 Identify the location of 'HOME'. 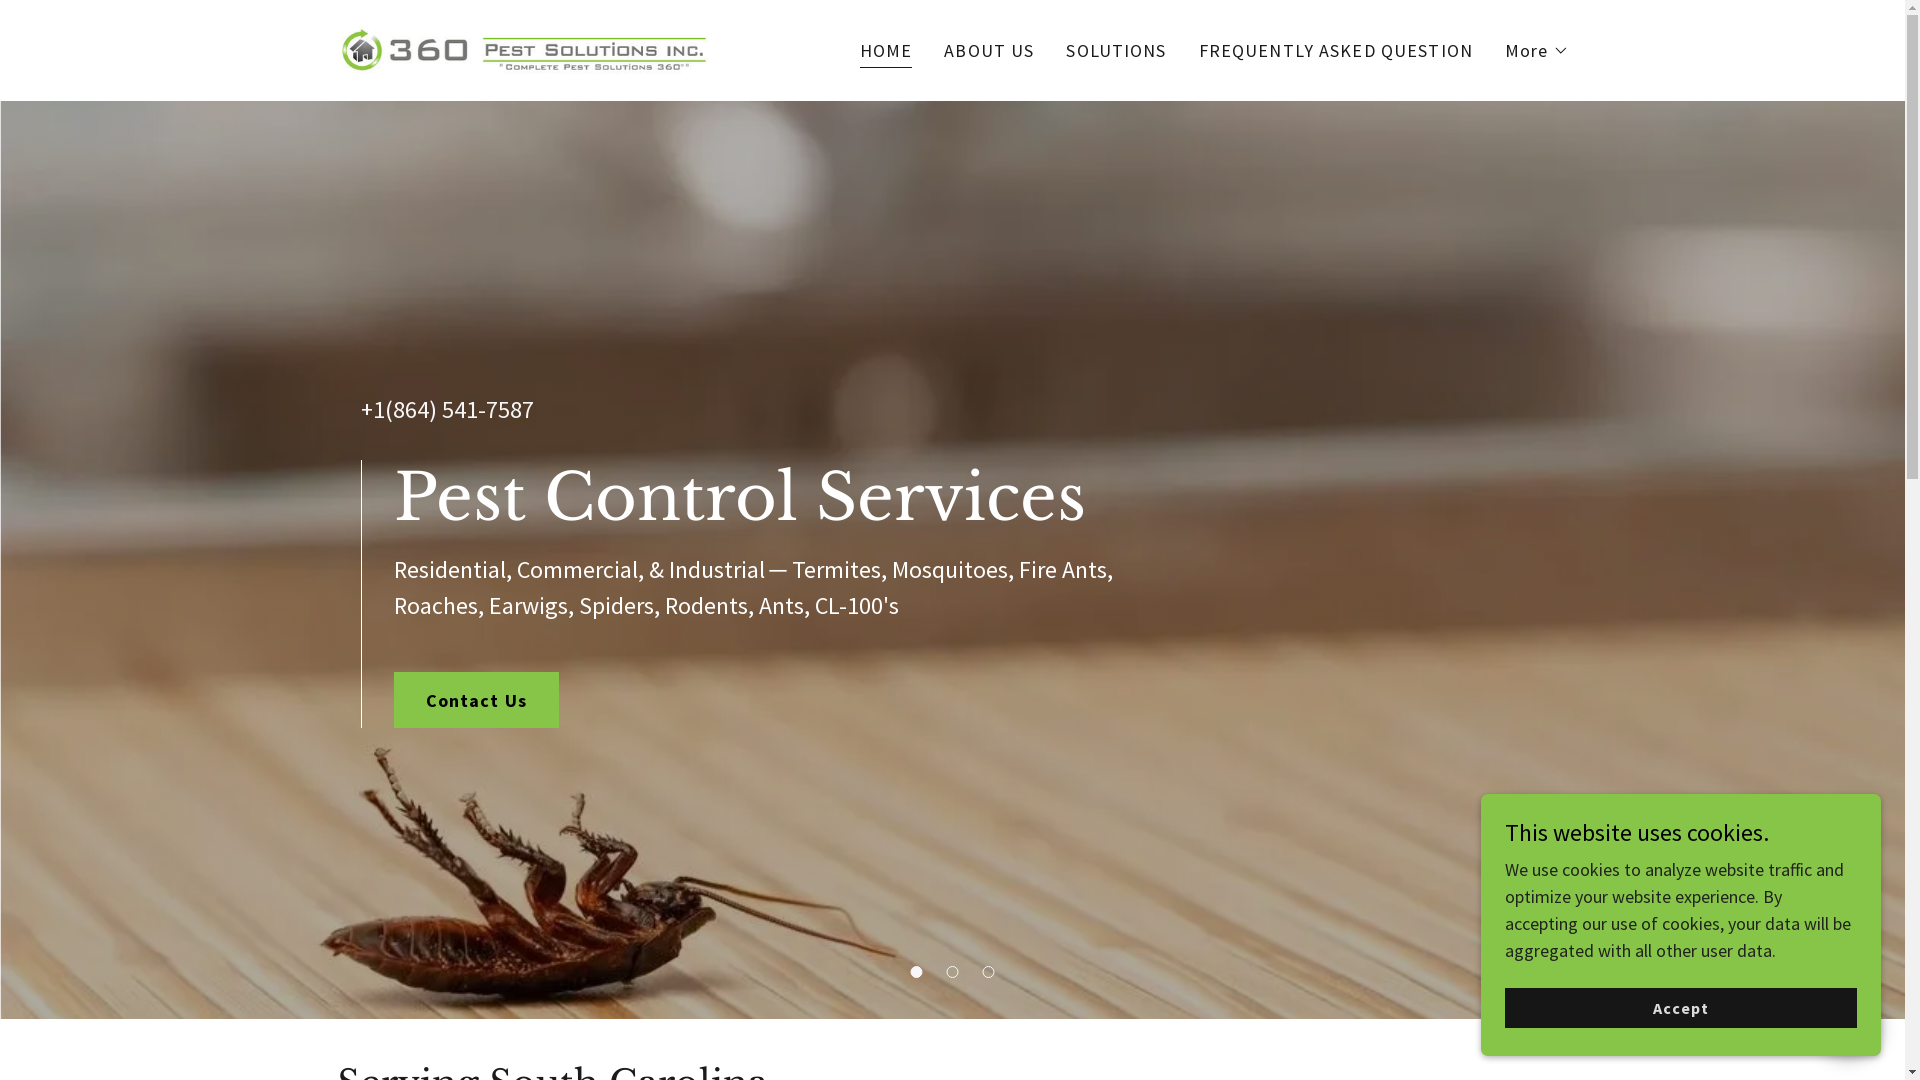
(885, 51).